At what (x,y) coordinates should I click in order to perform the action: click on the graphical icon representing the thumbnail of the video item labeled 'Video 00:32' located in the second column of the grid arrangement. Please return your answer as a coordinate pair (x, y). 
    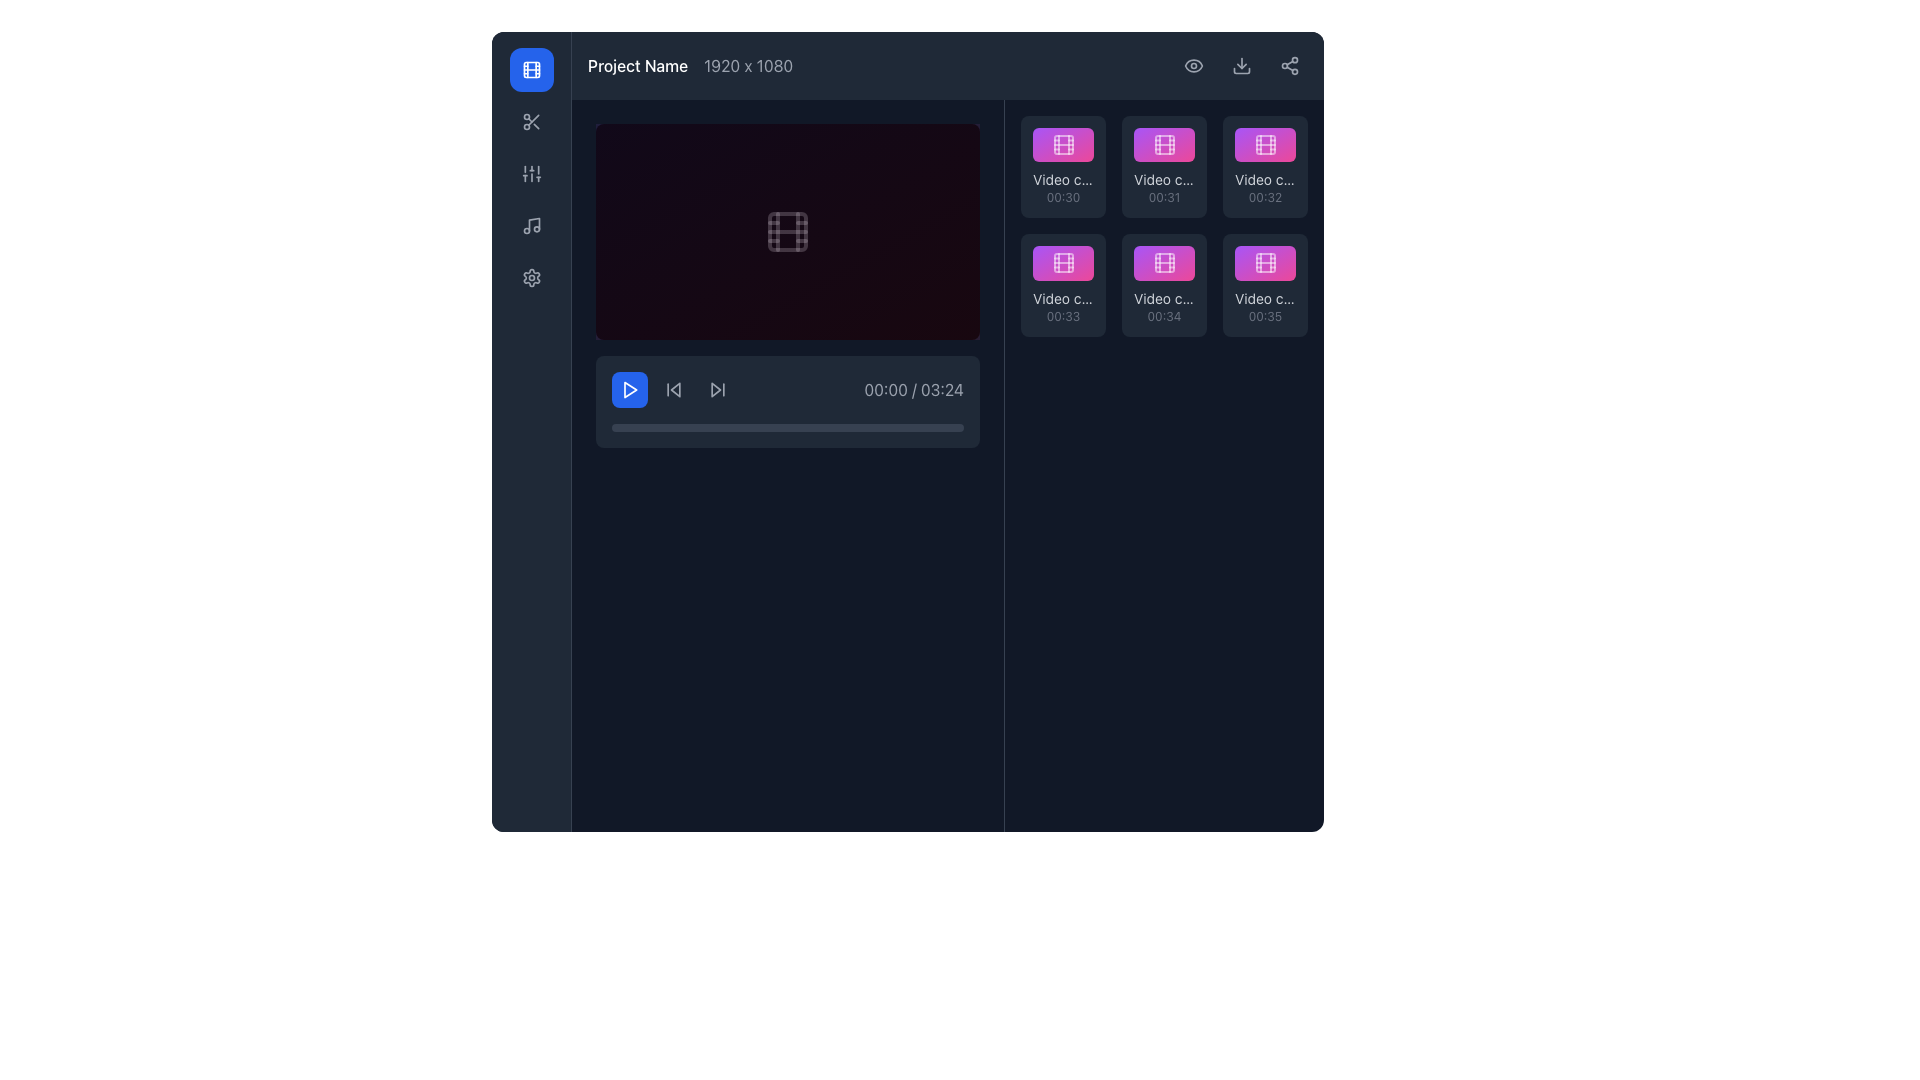
    Looking at the image, I should click on (1264, 144).